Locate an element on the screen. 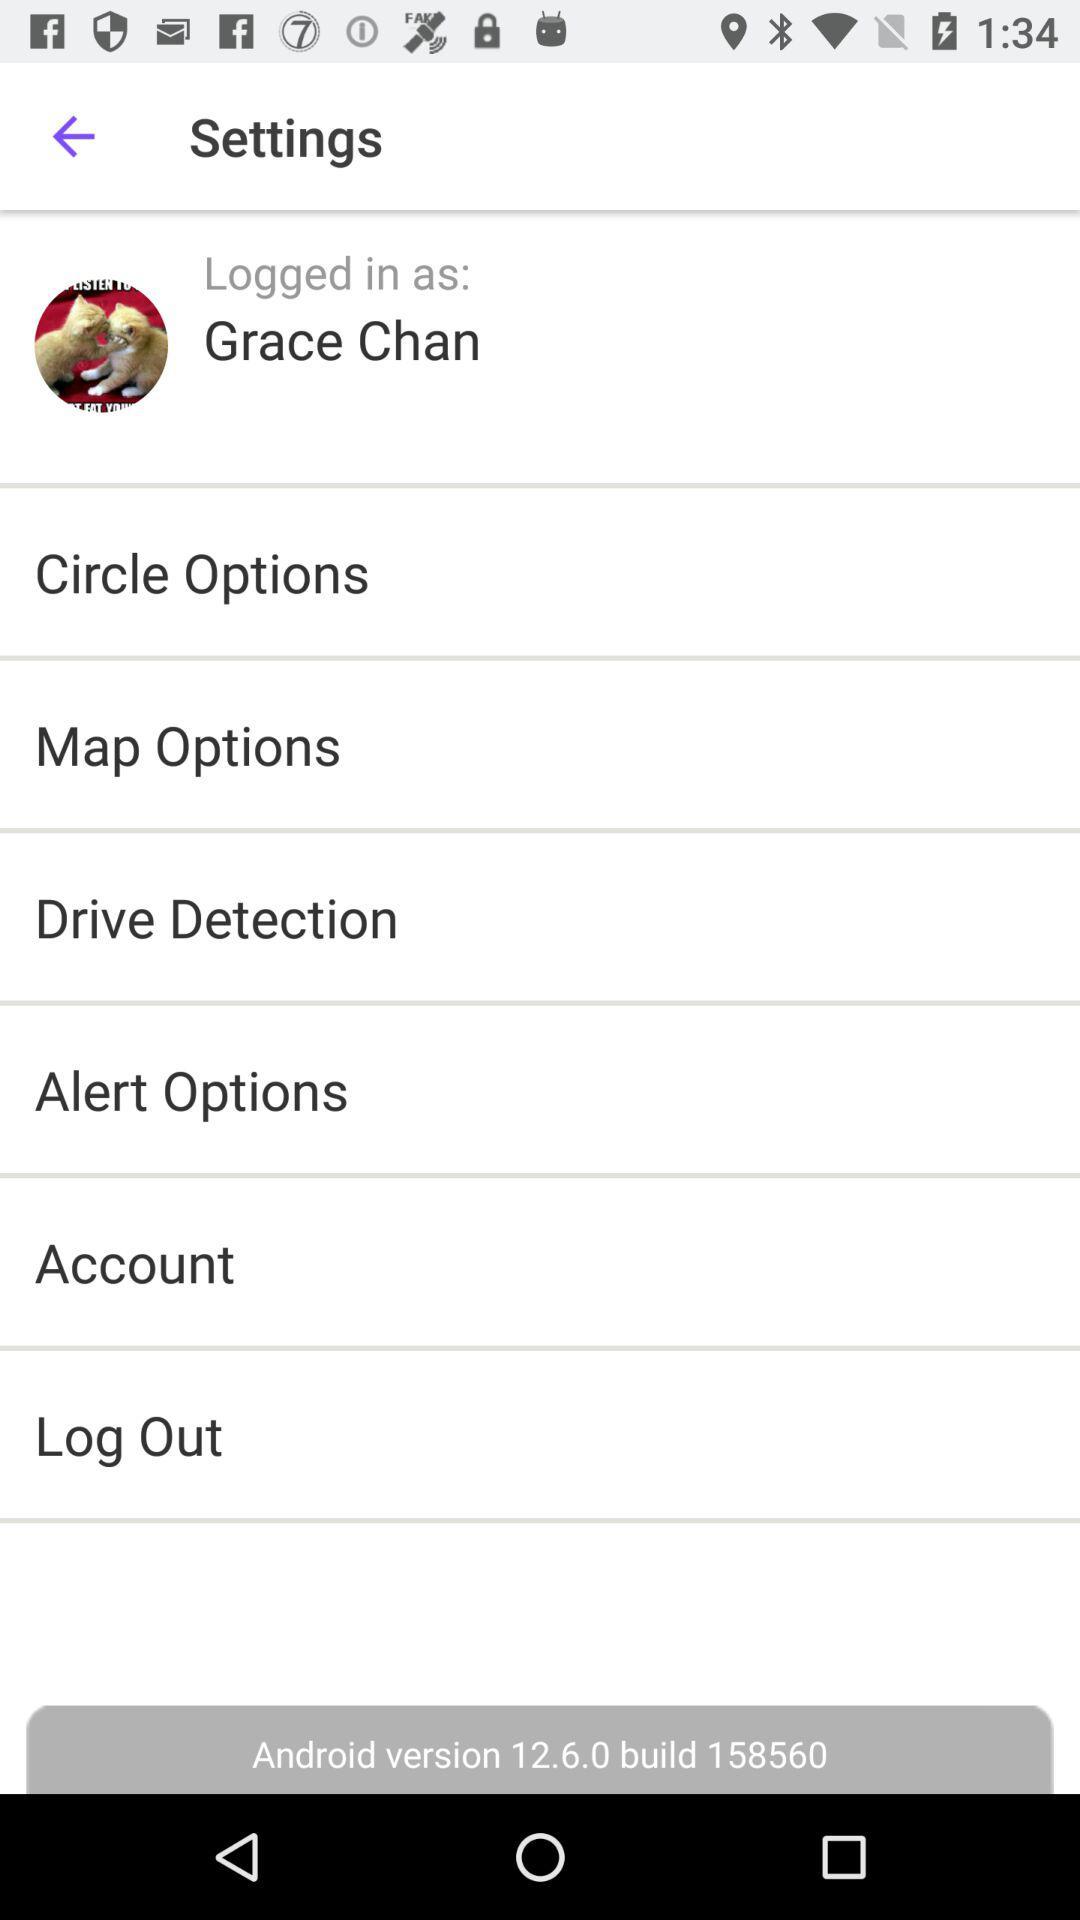  icon above circle options icon is located at coordinates (101, 346).